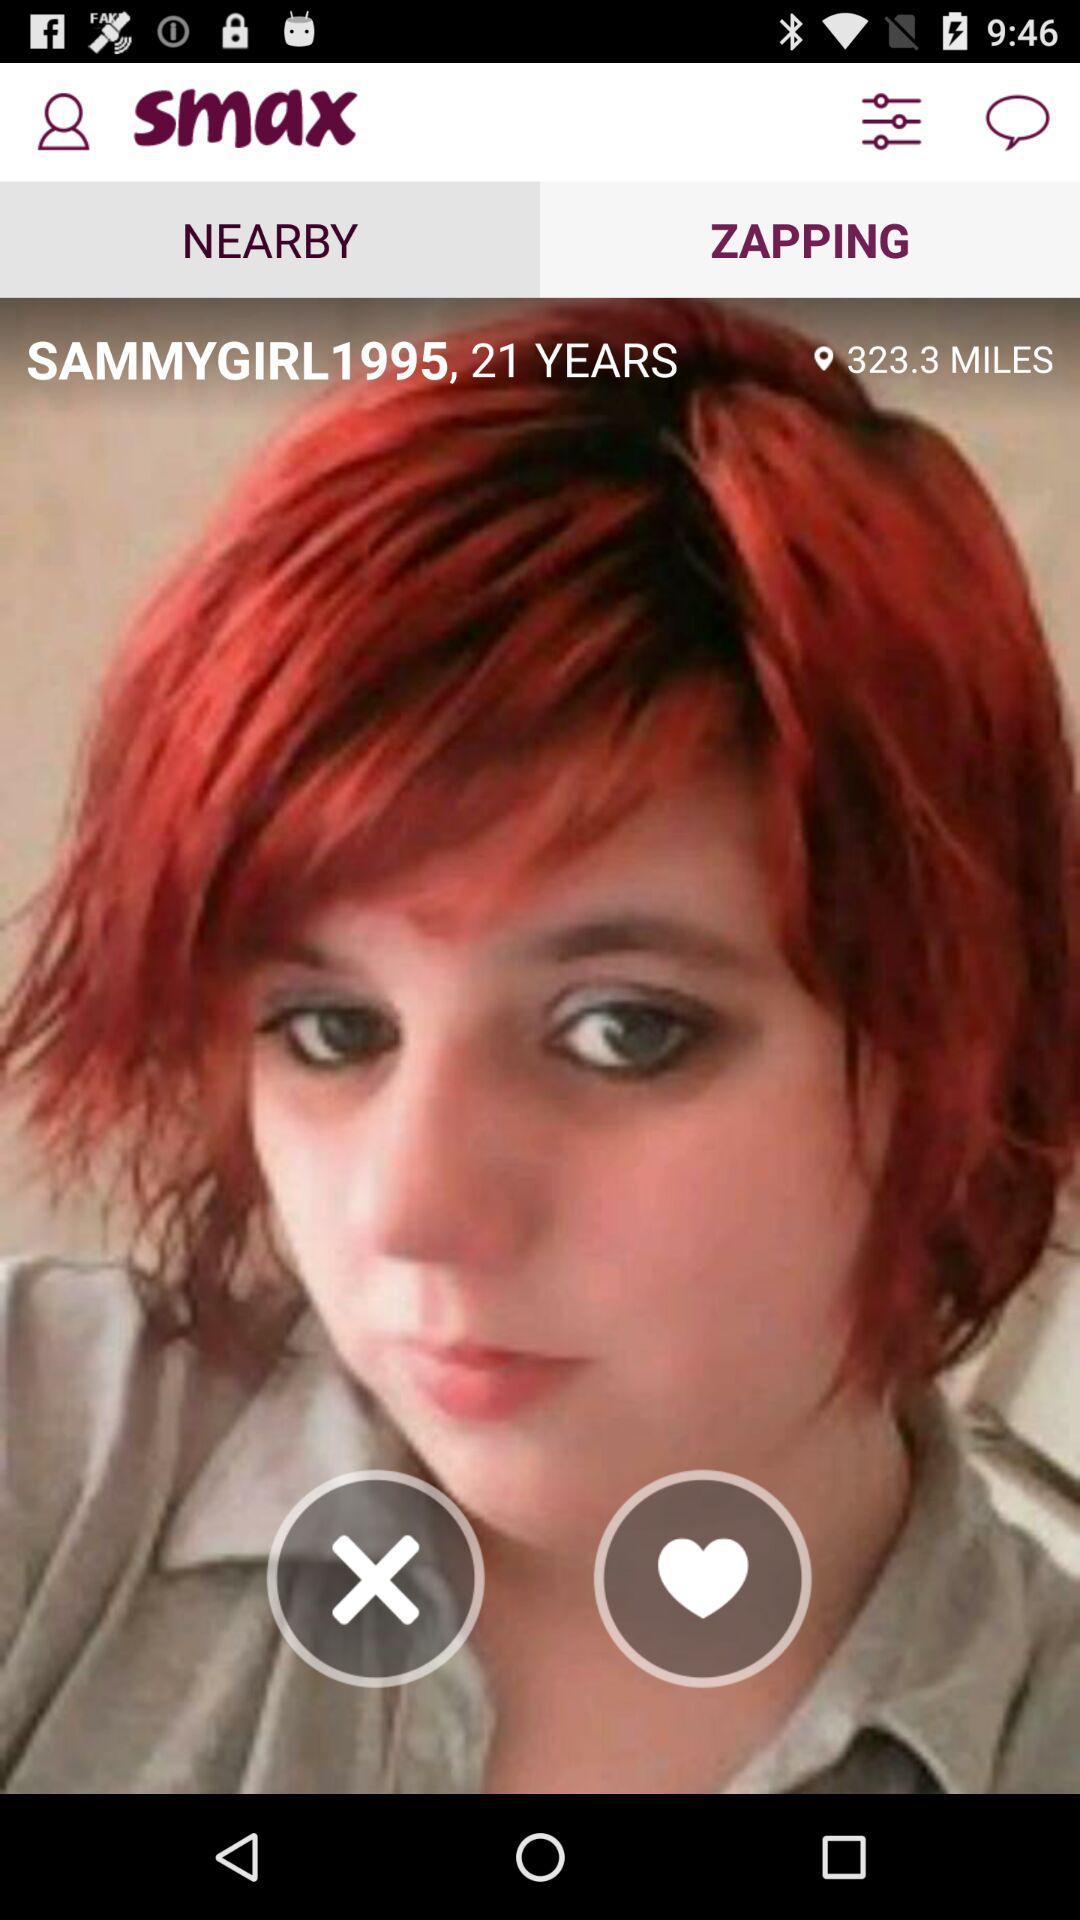  Describe the element at coordinates (624, 358) in the screenshot. I see `icon to the right of the sammygirl1995 app` at that location.